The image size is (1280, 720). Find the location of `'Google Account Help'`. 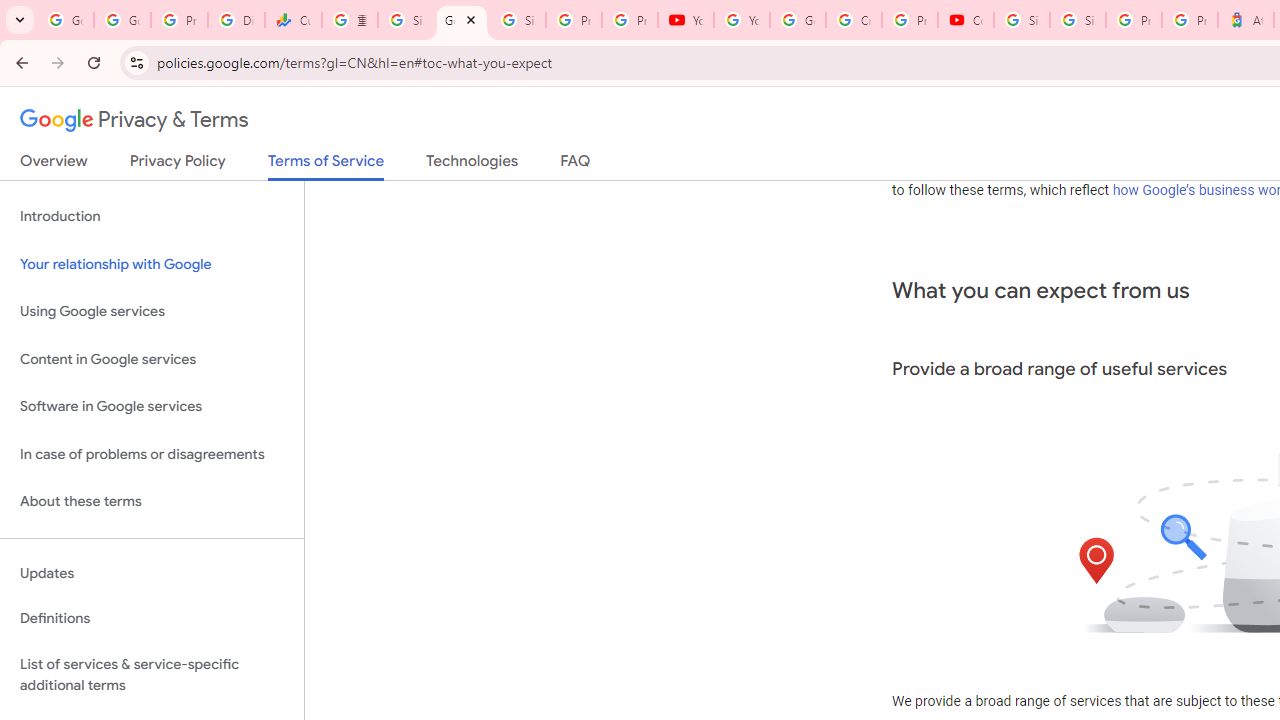

'Google Account Help' is located at coordinates (797, 20).